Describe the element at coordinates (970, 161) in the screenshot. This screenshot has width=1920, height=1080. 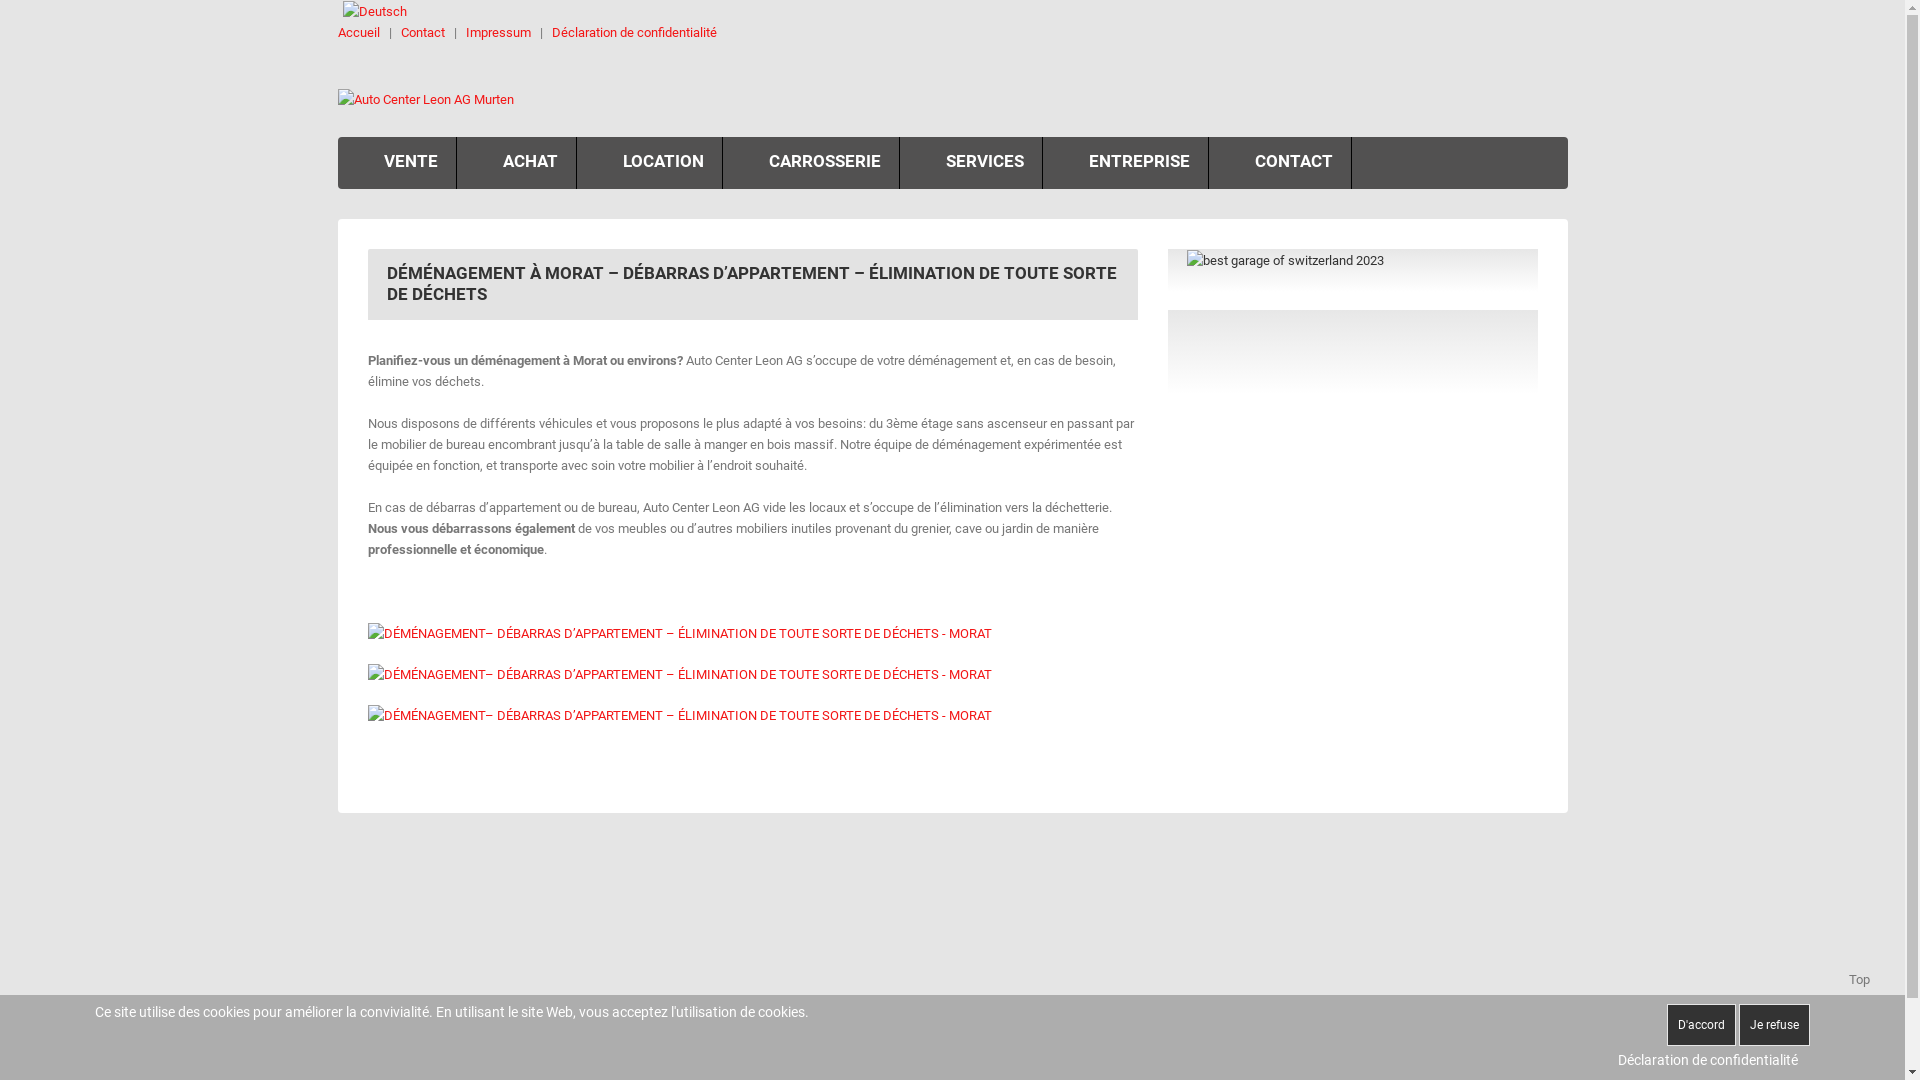
I see `'SERVICES'` at that location.